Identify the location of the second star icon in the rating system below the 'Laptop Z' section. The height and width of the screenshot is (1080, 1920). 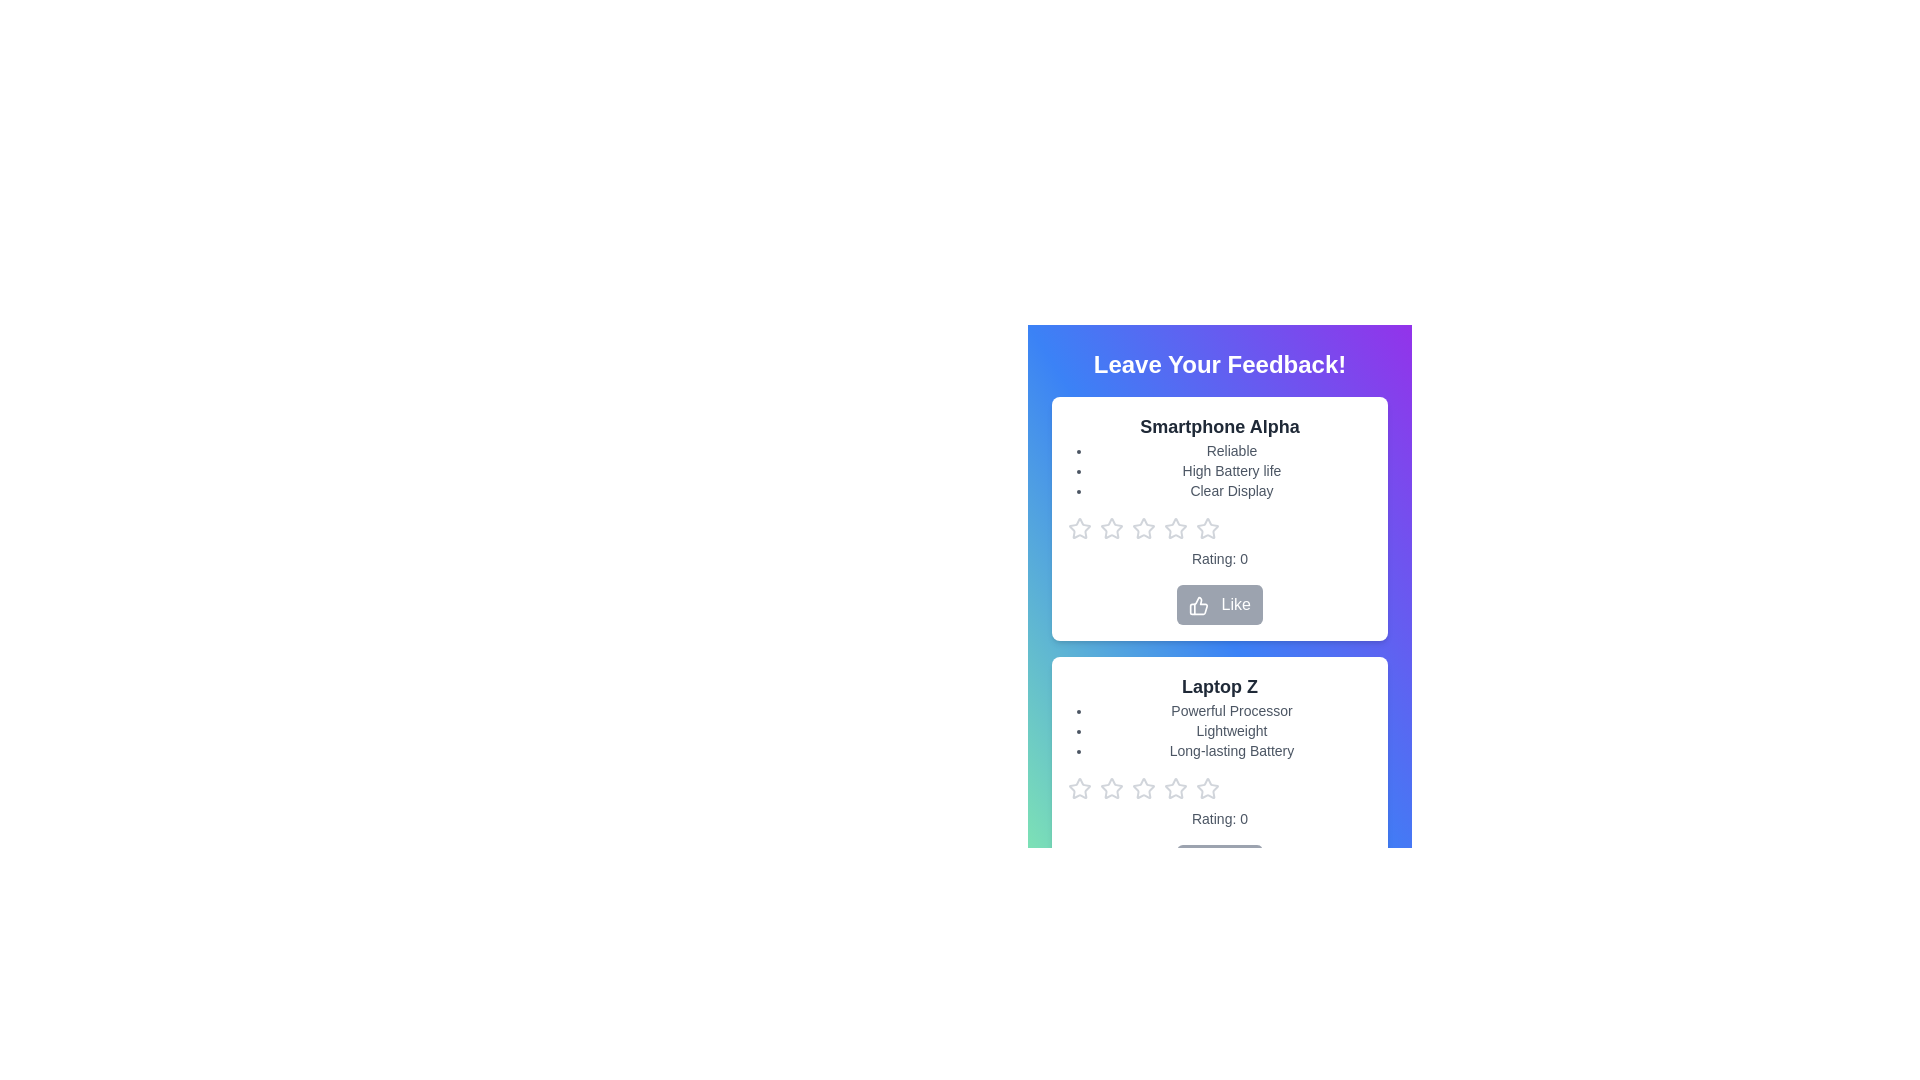
(1111, 788).